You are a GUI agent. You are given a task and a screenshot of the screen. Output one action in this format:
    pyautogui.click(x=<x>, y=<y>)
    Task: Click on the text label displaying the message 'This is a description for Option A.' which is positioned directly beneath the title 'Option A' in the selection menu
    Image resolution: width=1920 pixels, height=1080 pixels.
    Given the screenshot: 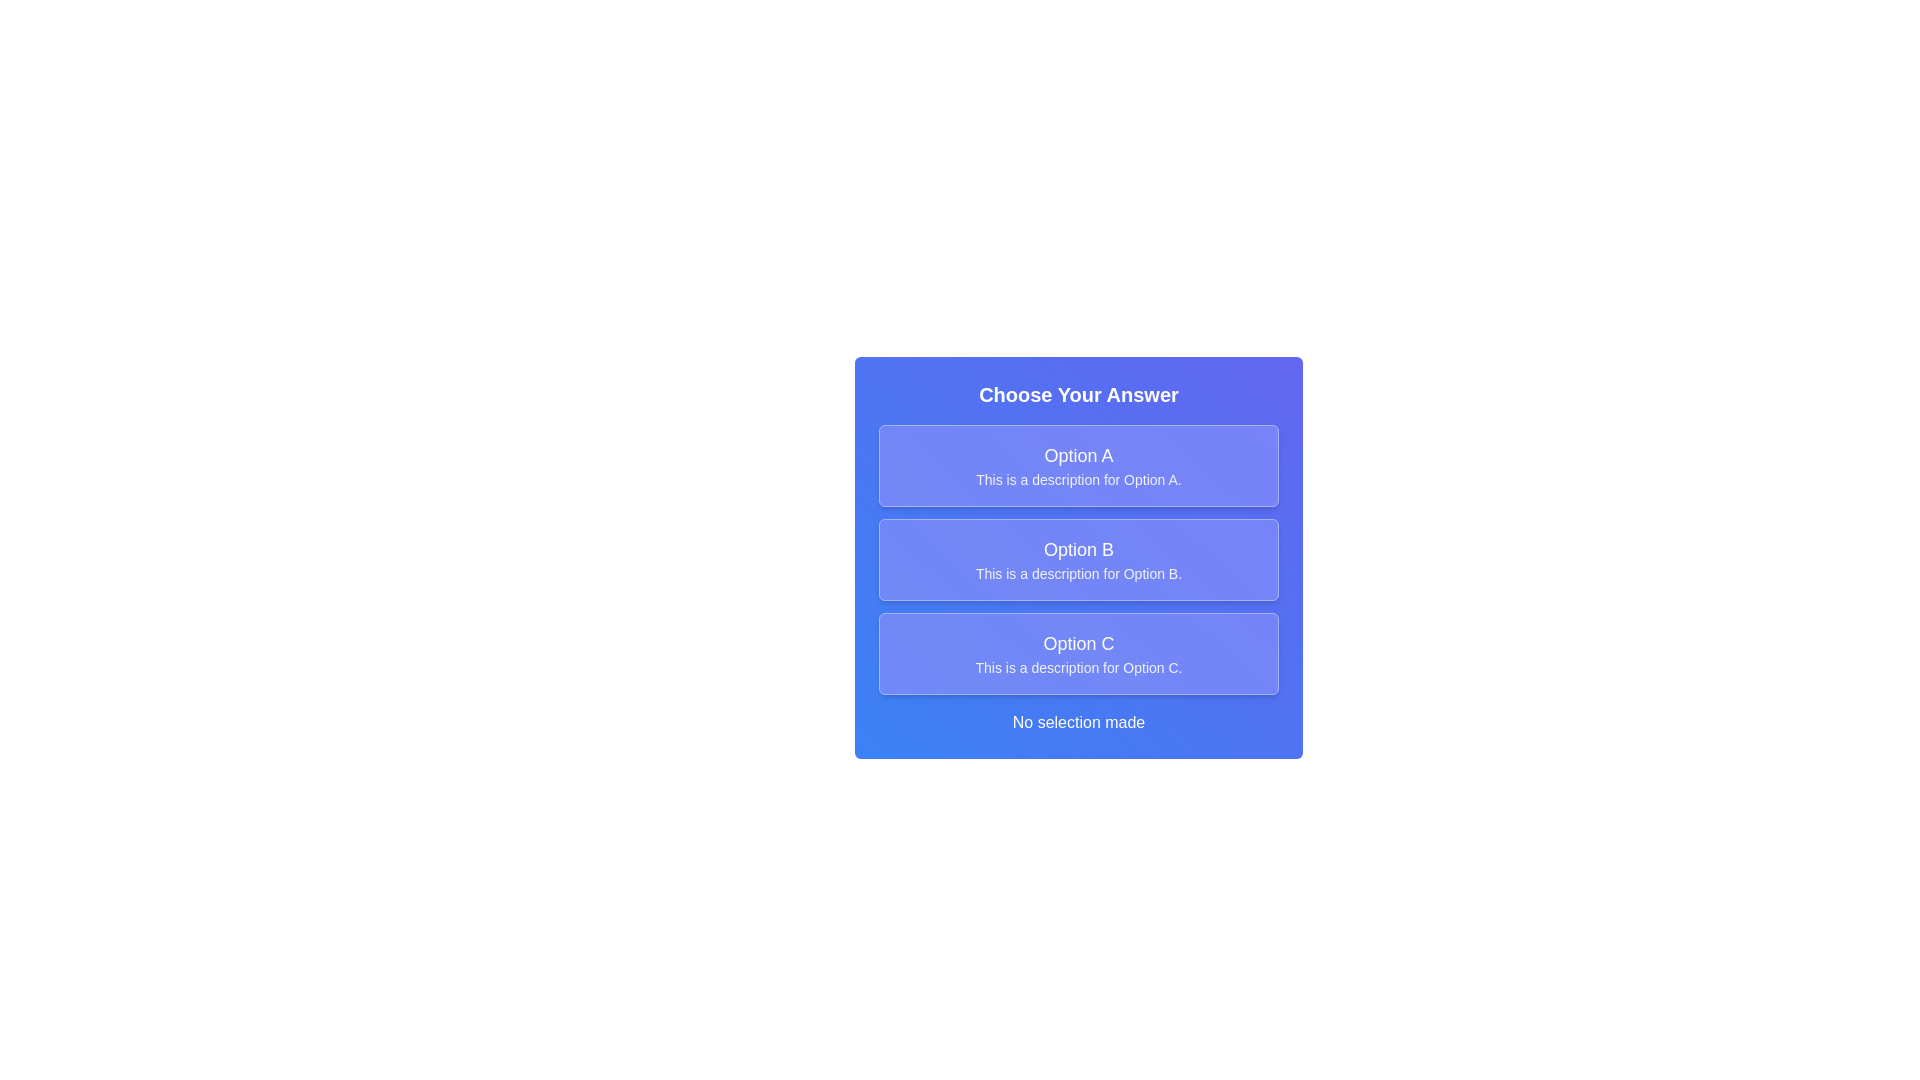 What is the action you would take?
    pyautogui.click(x=1078, y=479)
    